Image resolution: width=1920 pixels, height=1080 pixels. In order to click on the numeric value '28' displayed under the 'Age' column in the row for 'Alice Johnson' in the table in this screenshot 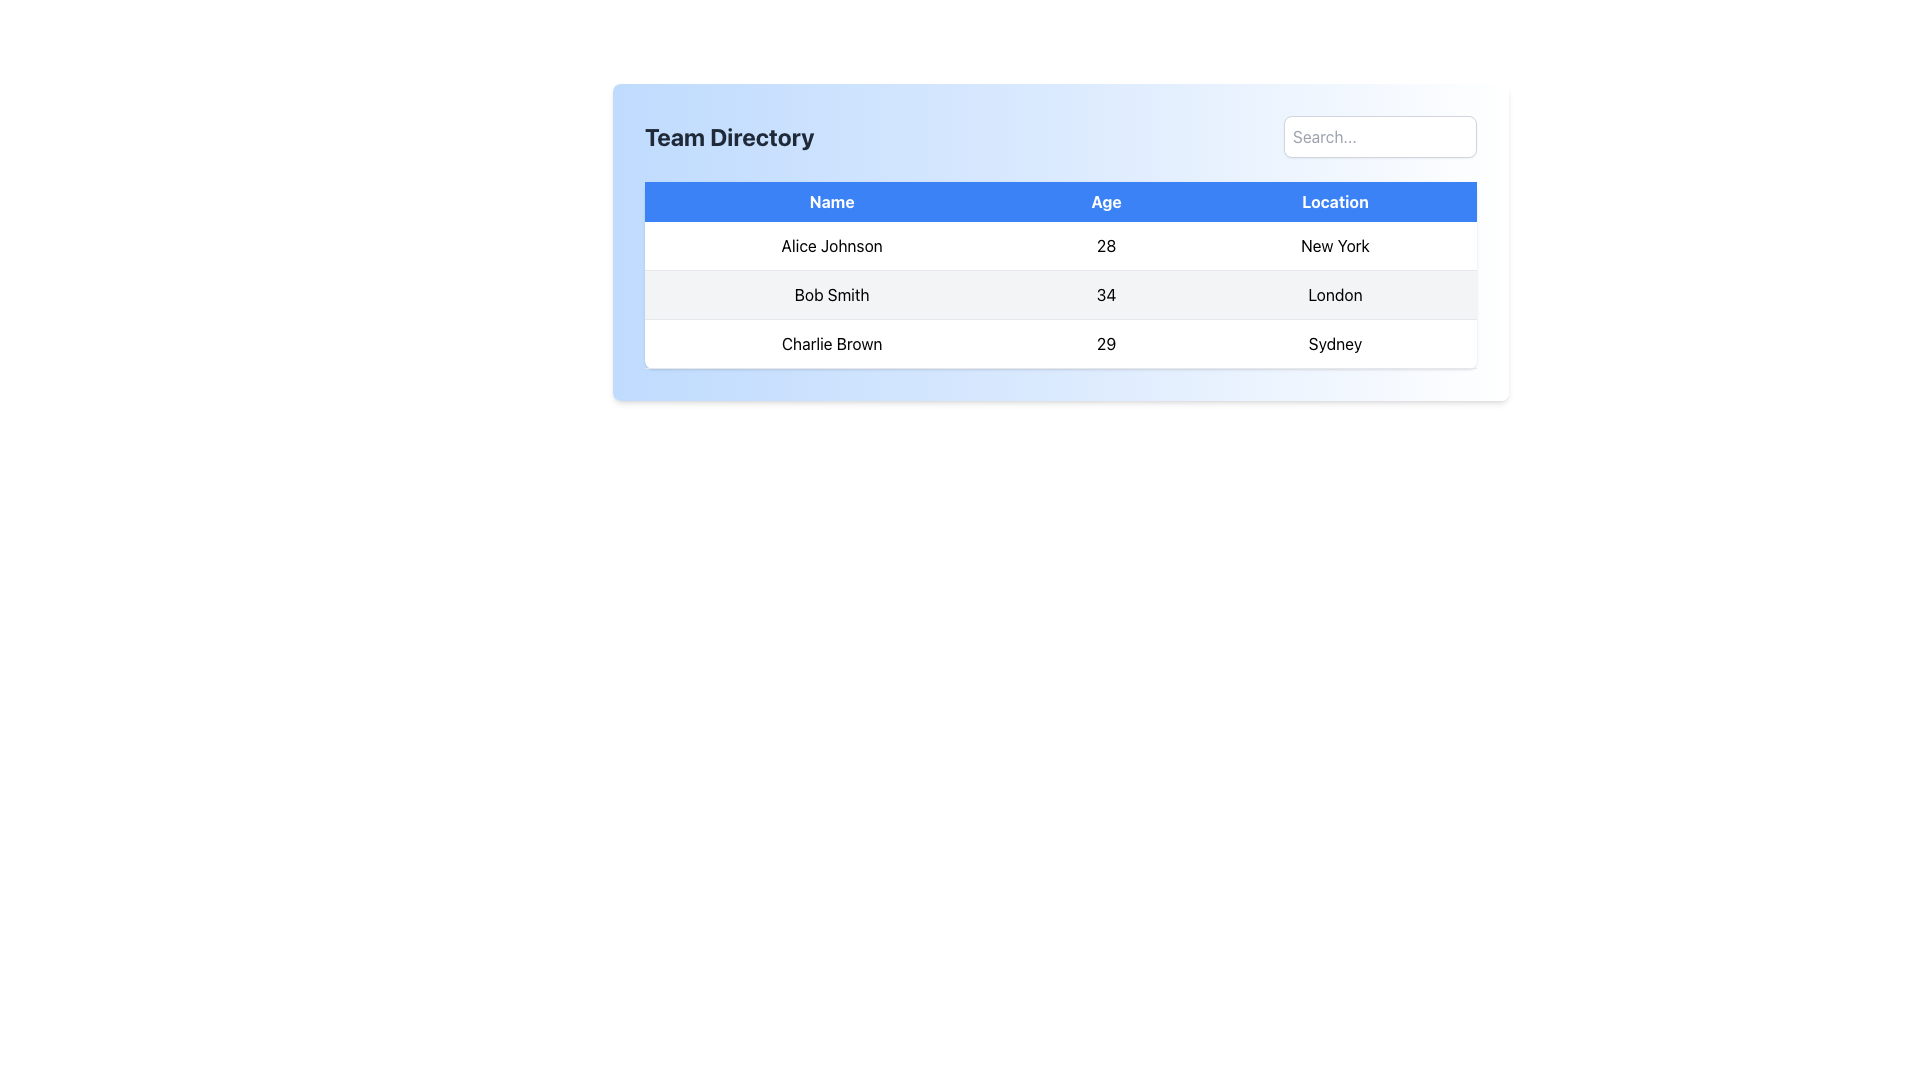, I will do `click(1105, 245)`.